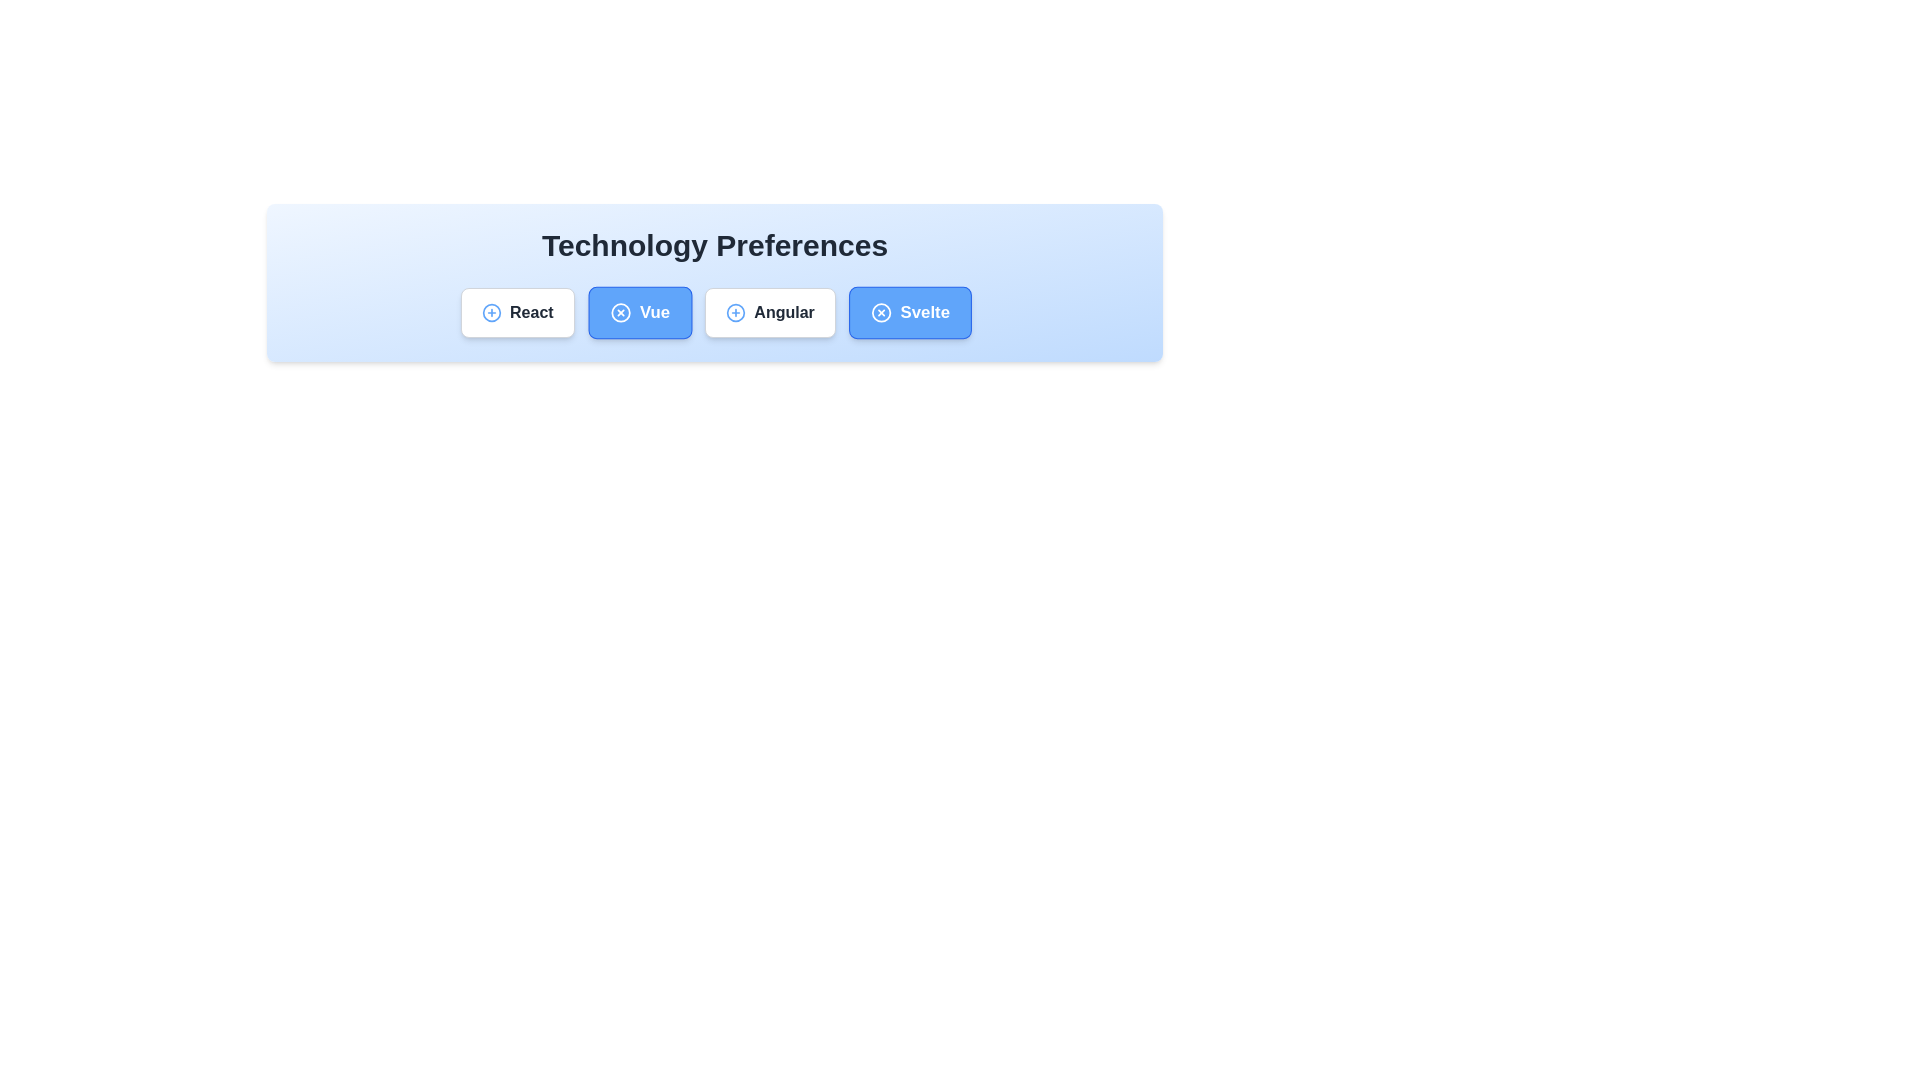 The width and height of the screenshot is (1920, 1080). Describe the element at coordinates (768, 312) in the screenshot. I see `the chip labeled Angular to observe its hover effect` at that location.